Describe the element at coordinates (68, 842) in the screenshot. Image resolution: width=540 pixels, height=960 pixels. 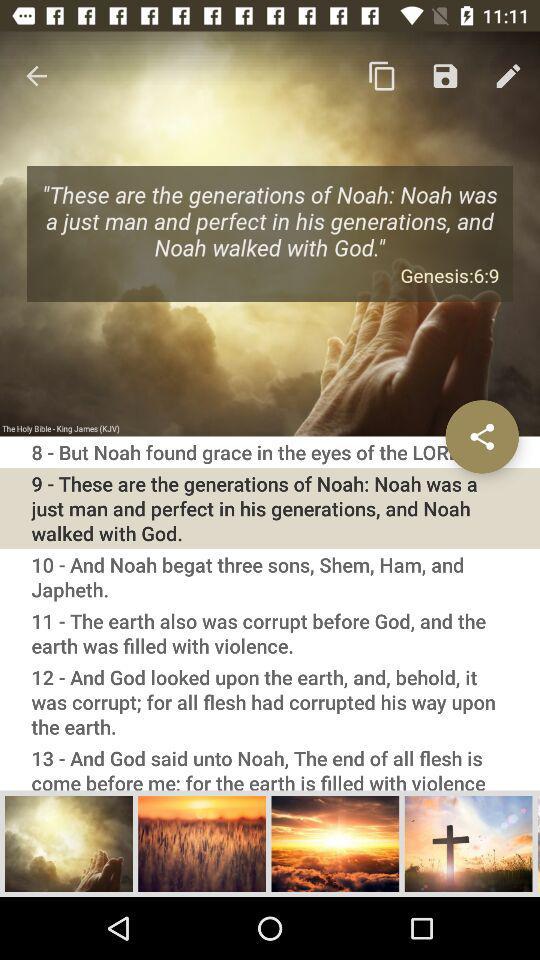
I see `choose image` at that location.